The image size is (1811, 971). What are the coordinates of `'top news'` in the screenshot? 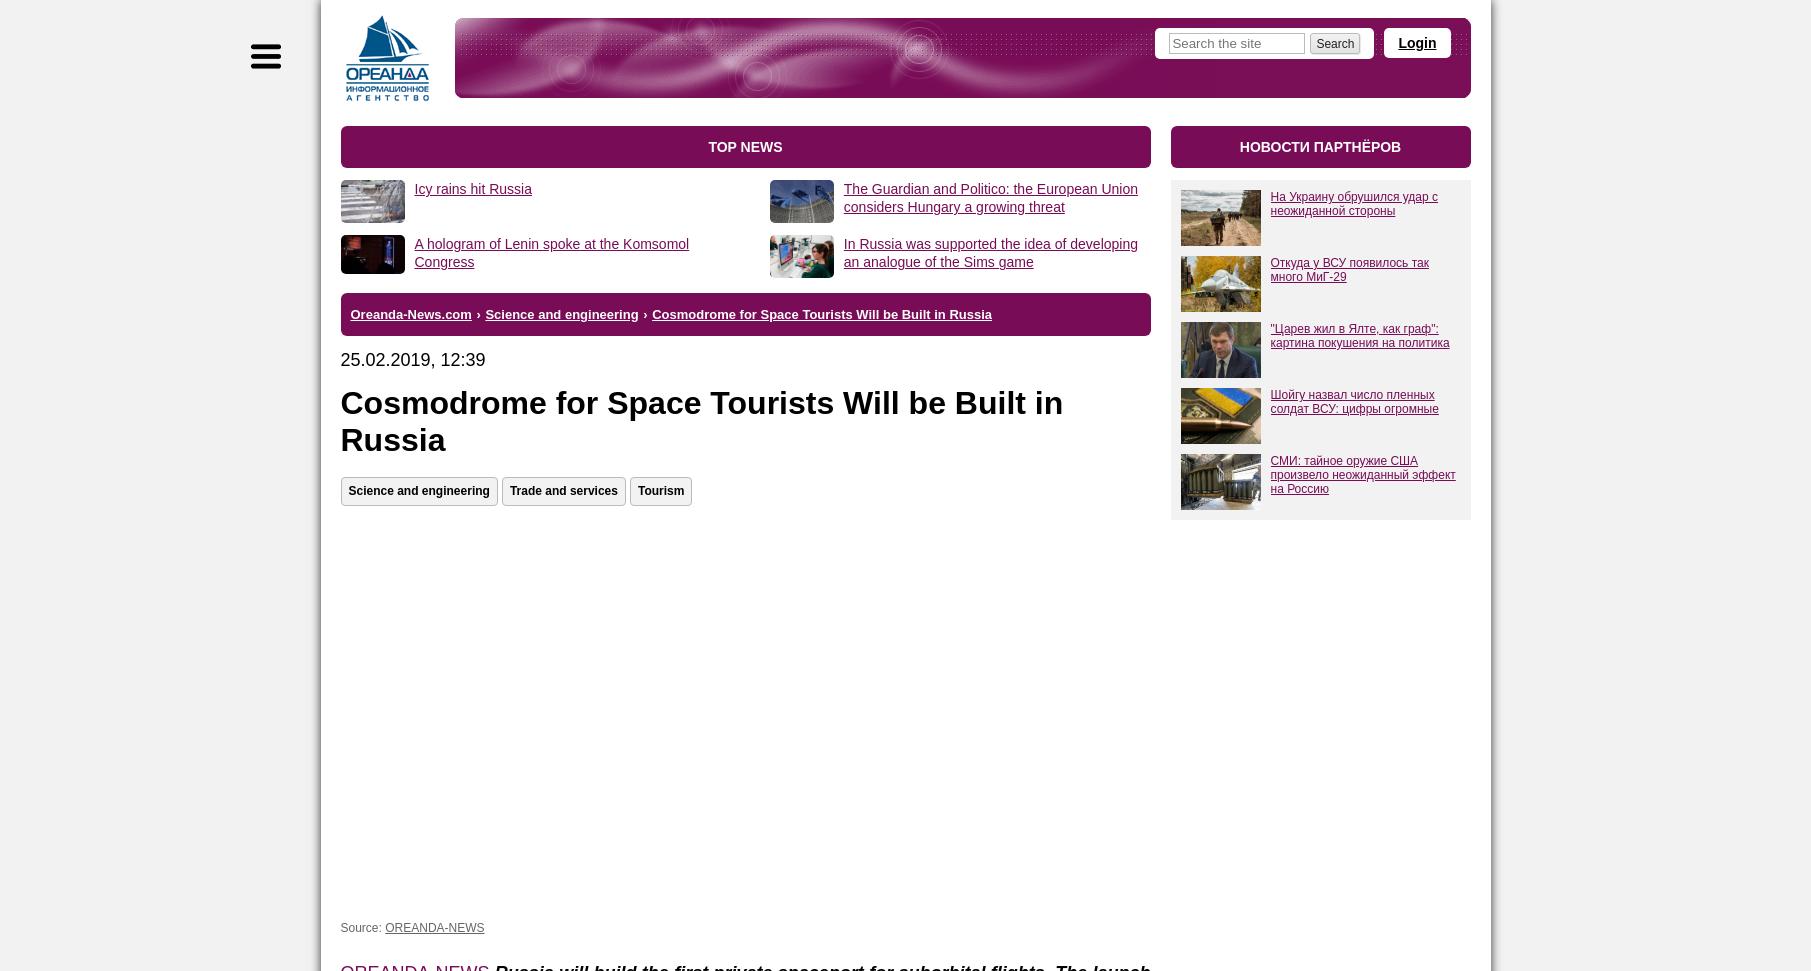 It's located at (744, 147).